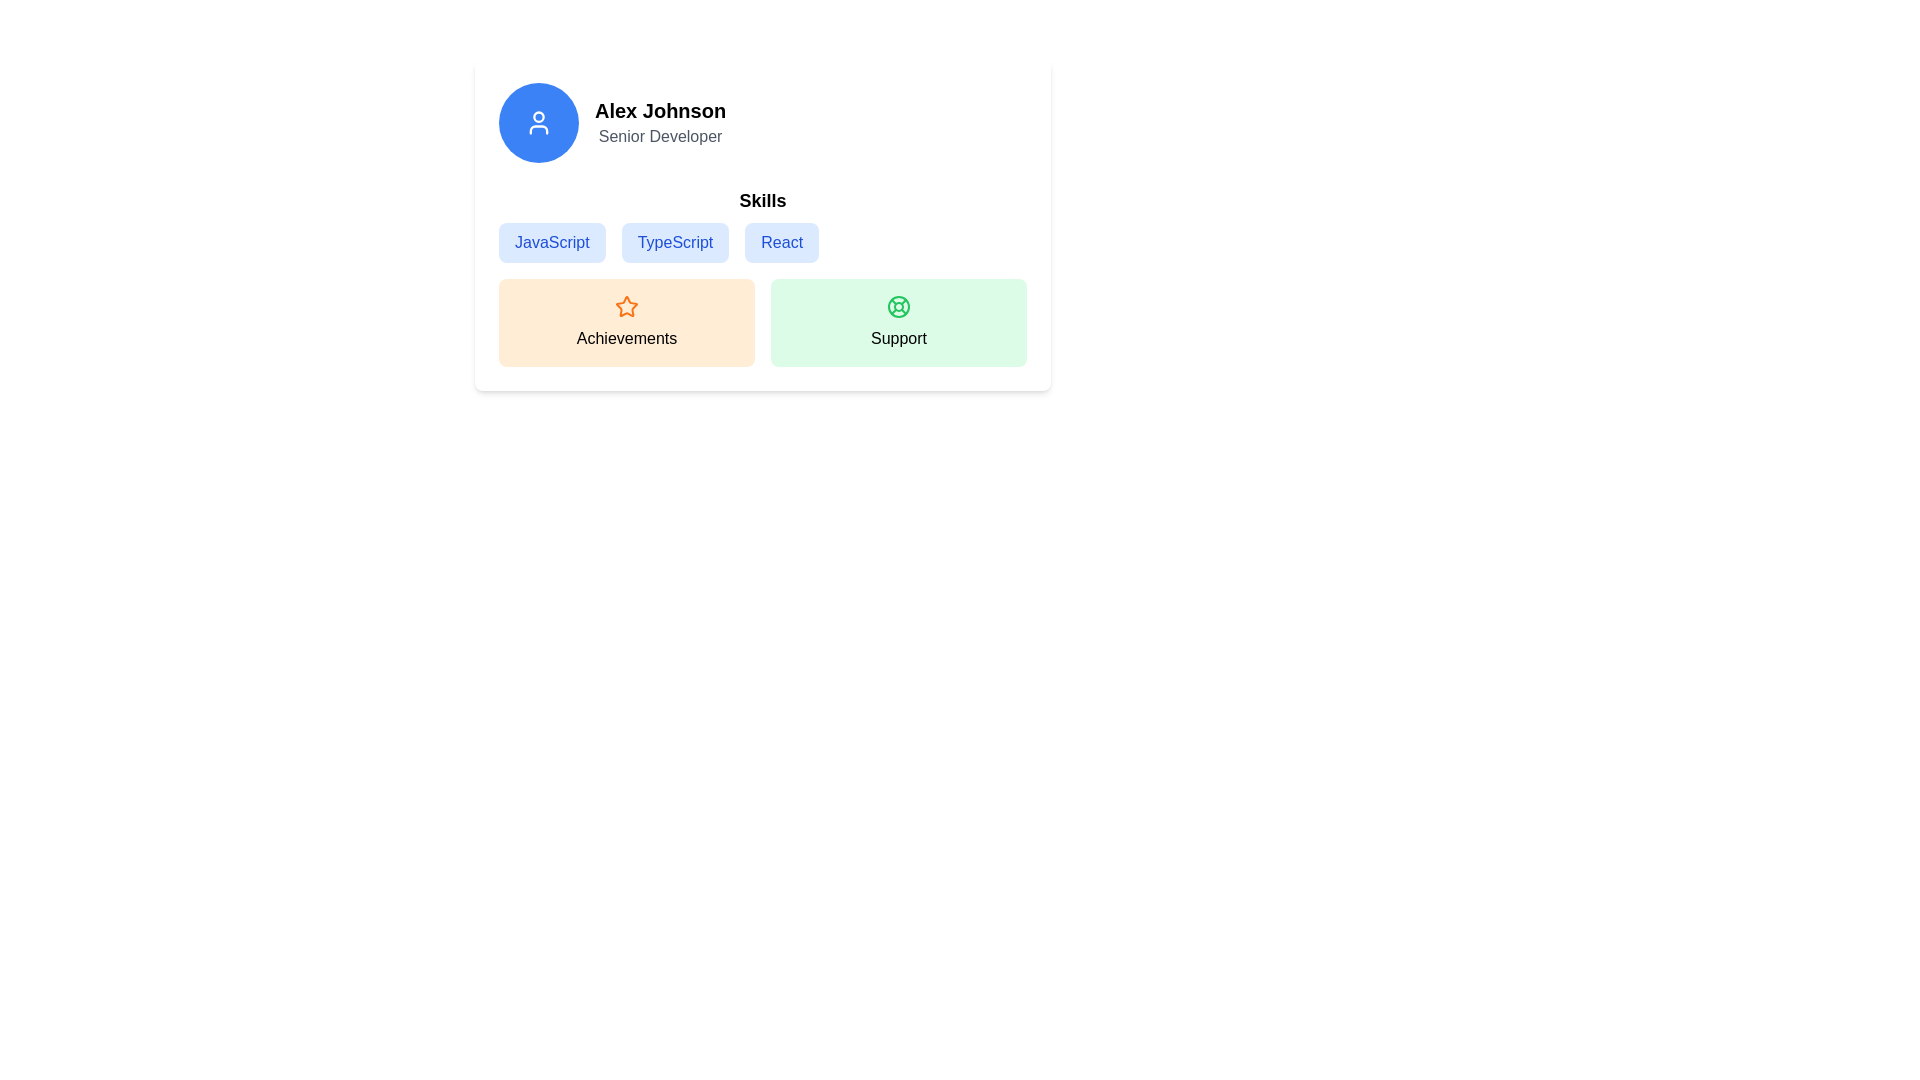 The width and height of the screenshot is (1920, 1080). I want to click on the text display element containing the title 'Alex Johnson' and the subtitle 'Senior Developer', which is positioned centrally in the upper segment of the layout, adjacent to the left avatar icon, so click(660, 123).